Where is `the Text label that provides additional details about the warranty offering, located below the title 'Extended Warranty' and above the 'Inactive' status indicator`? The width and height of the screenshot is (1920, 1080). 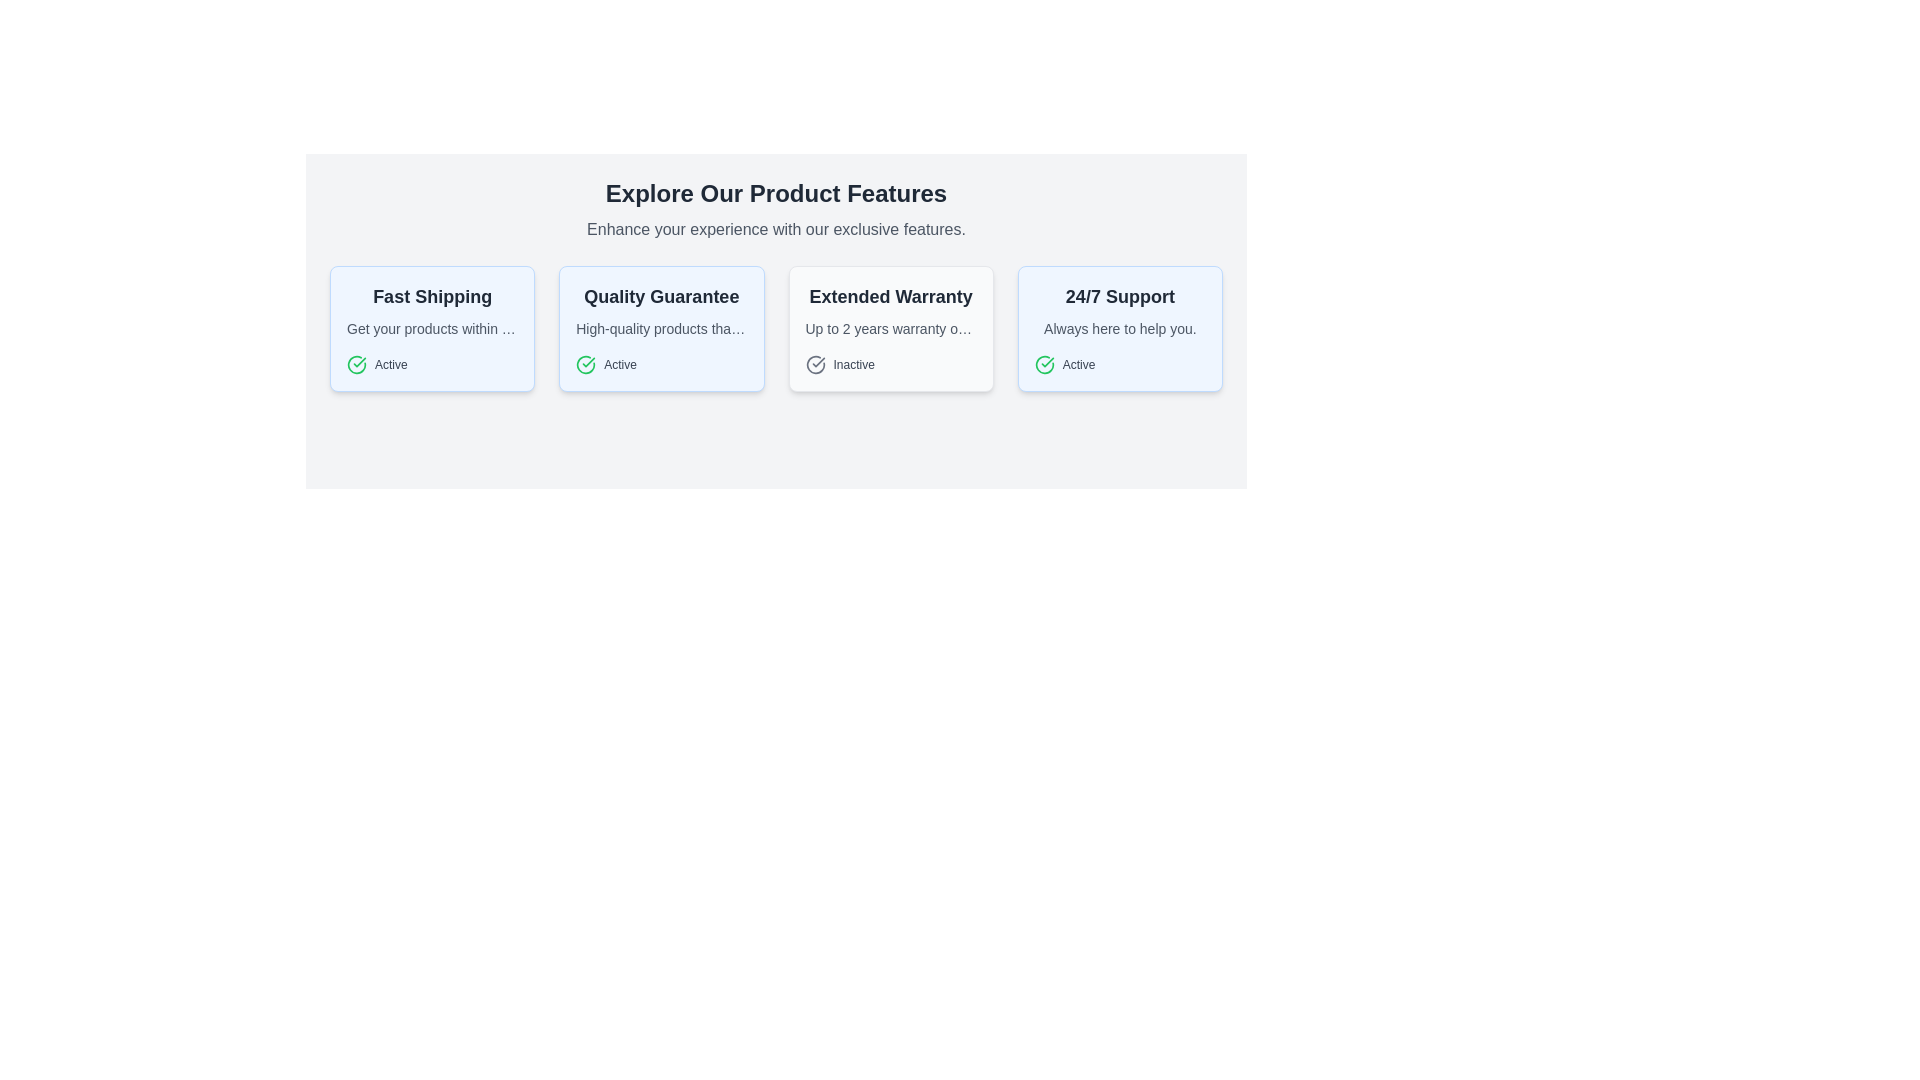
the Text label that provides additional details about the warranty offering, located below the title 'Extended Warranty' and above the 'Inactive' status indicator is located at coordinates (890, 327).